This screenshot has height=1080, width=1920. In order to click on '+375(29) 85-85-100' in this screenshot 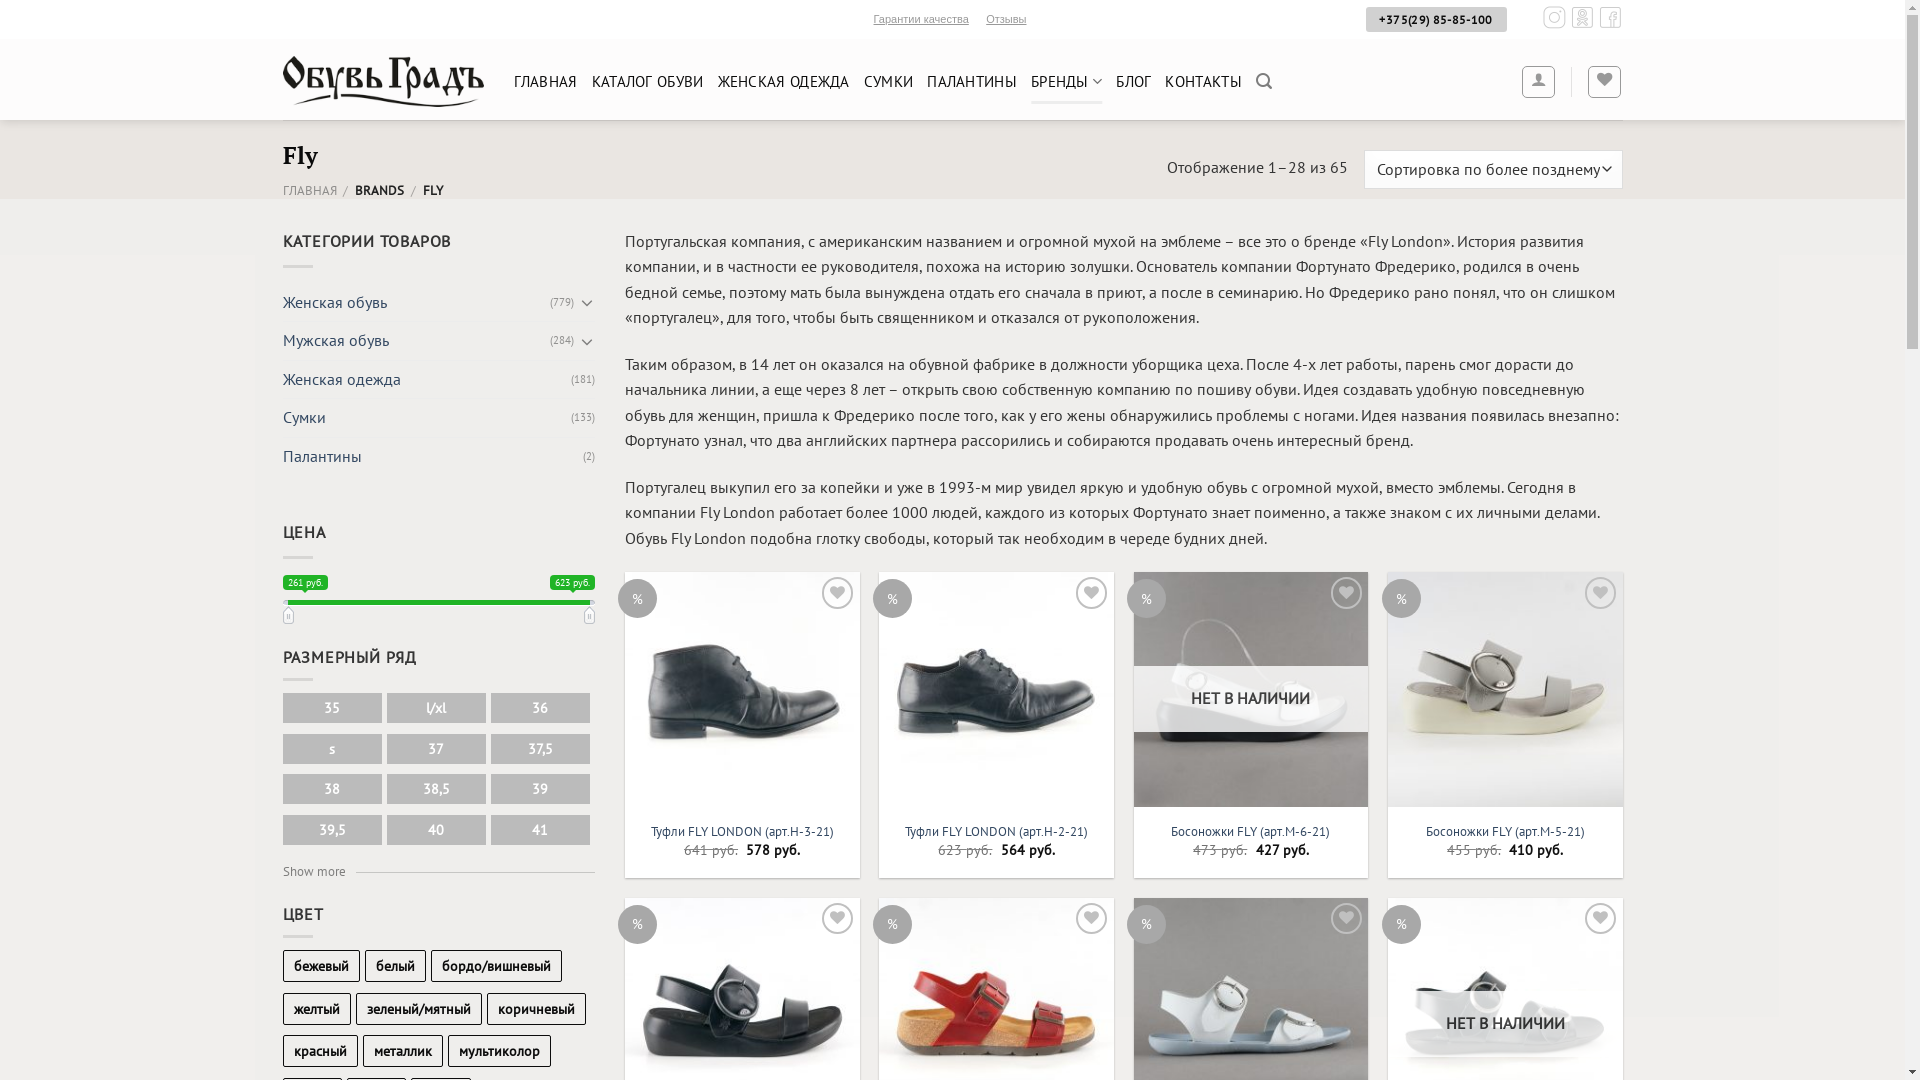, I will do `click(1362, 19)`.